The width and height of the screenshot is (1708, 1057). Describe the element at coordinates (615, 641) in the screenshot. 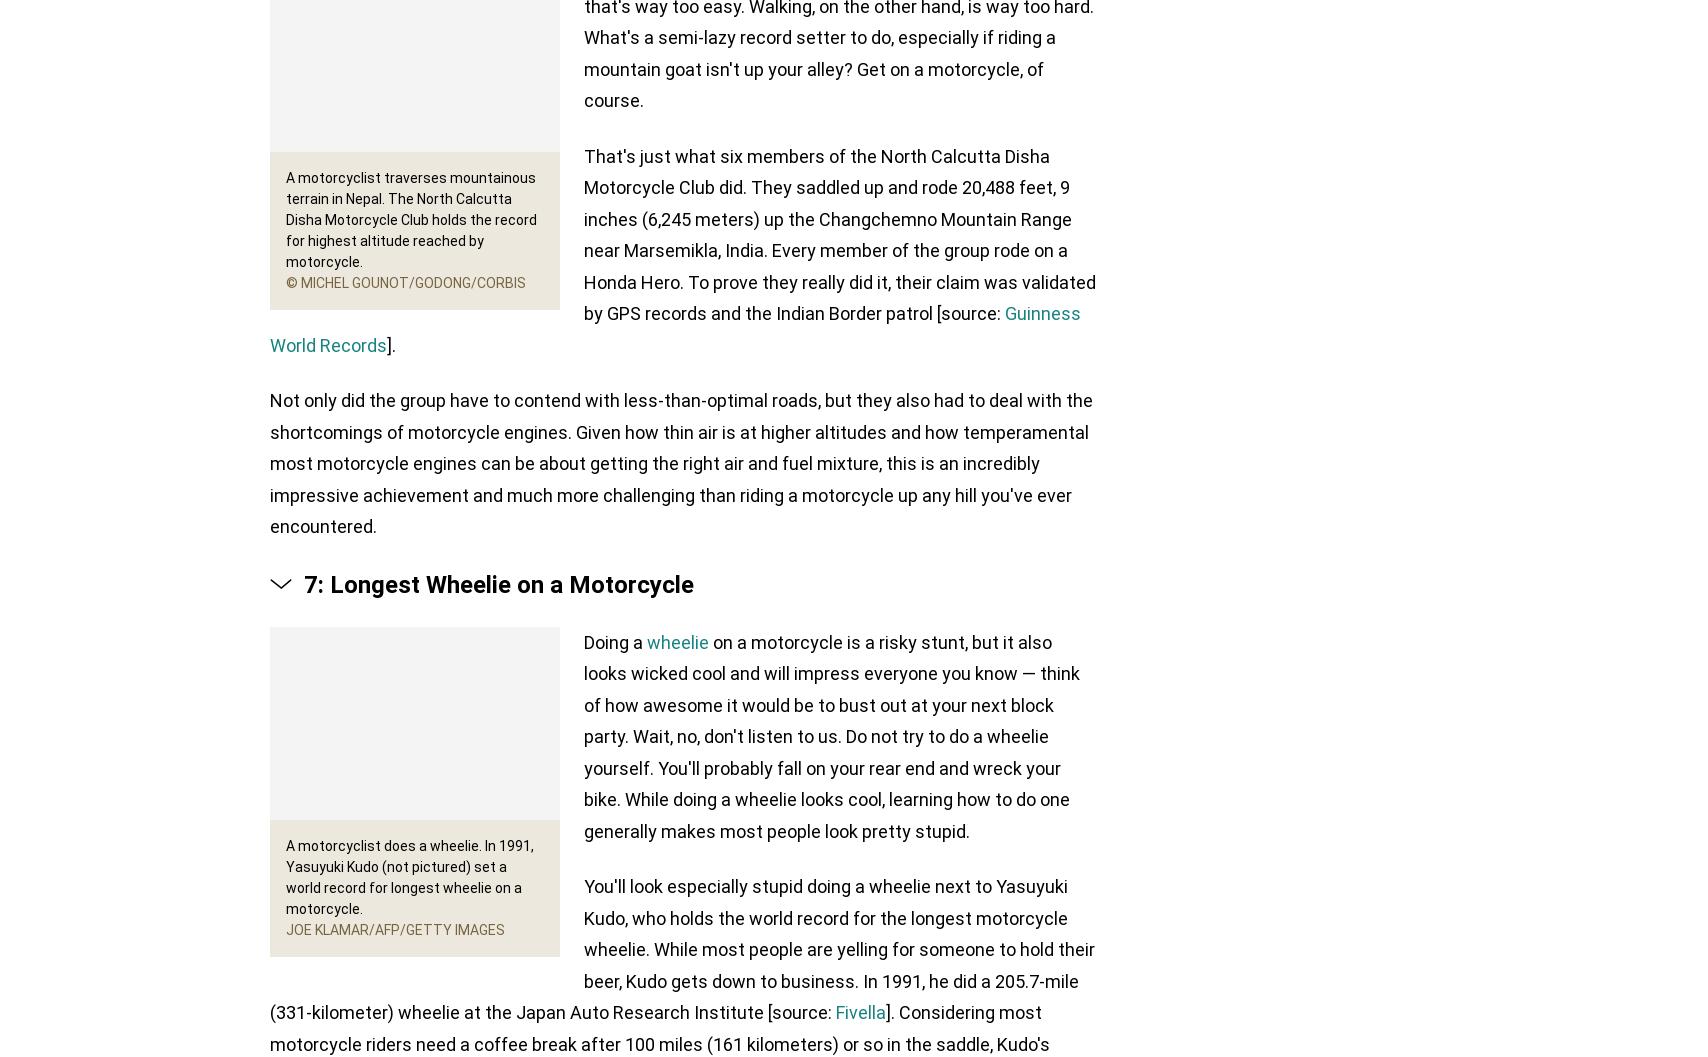

I see `'Doing a'` at that location.